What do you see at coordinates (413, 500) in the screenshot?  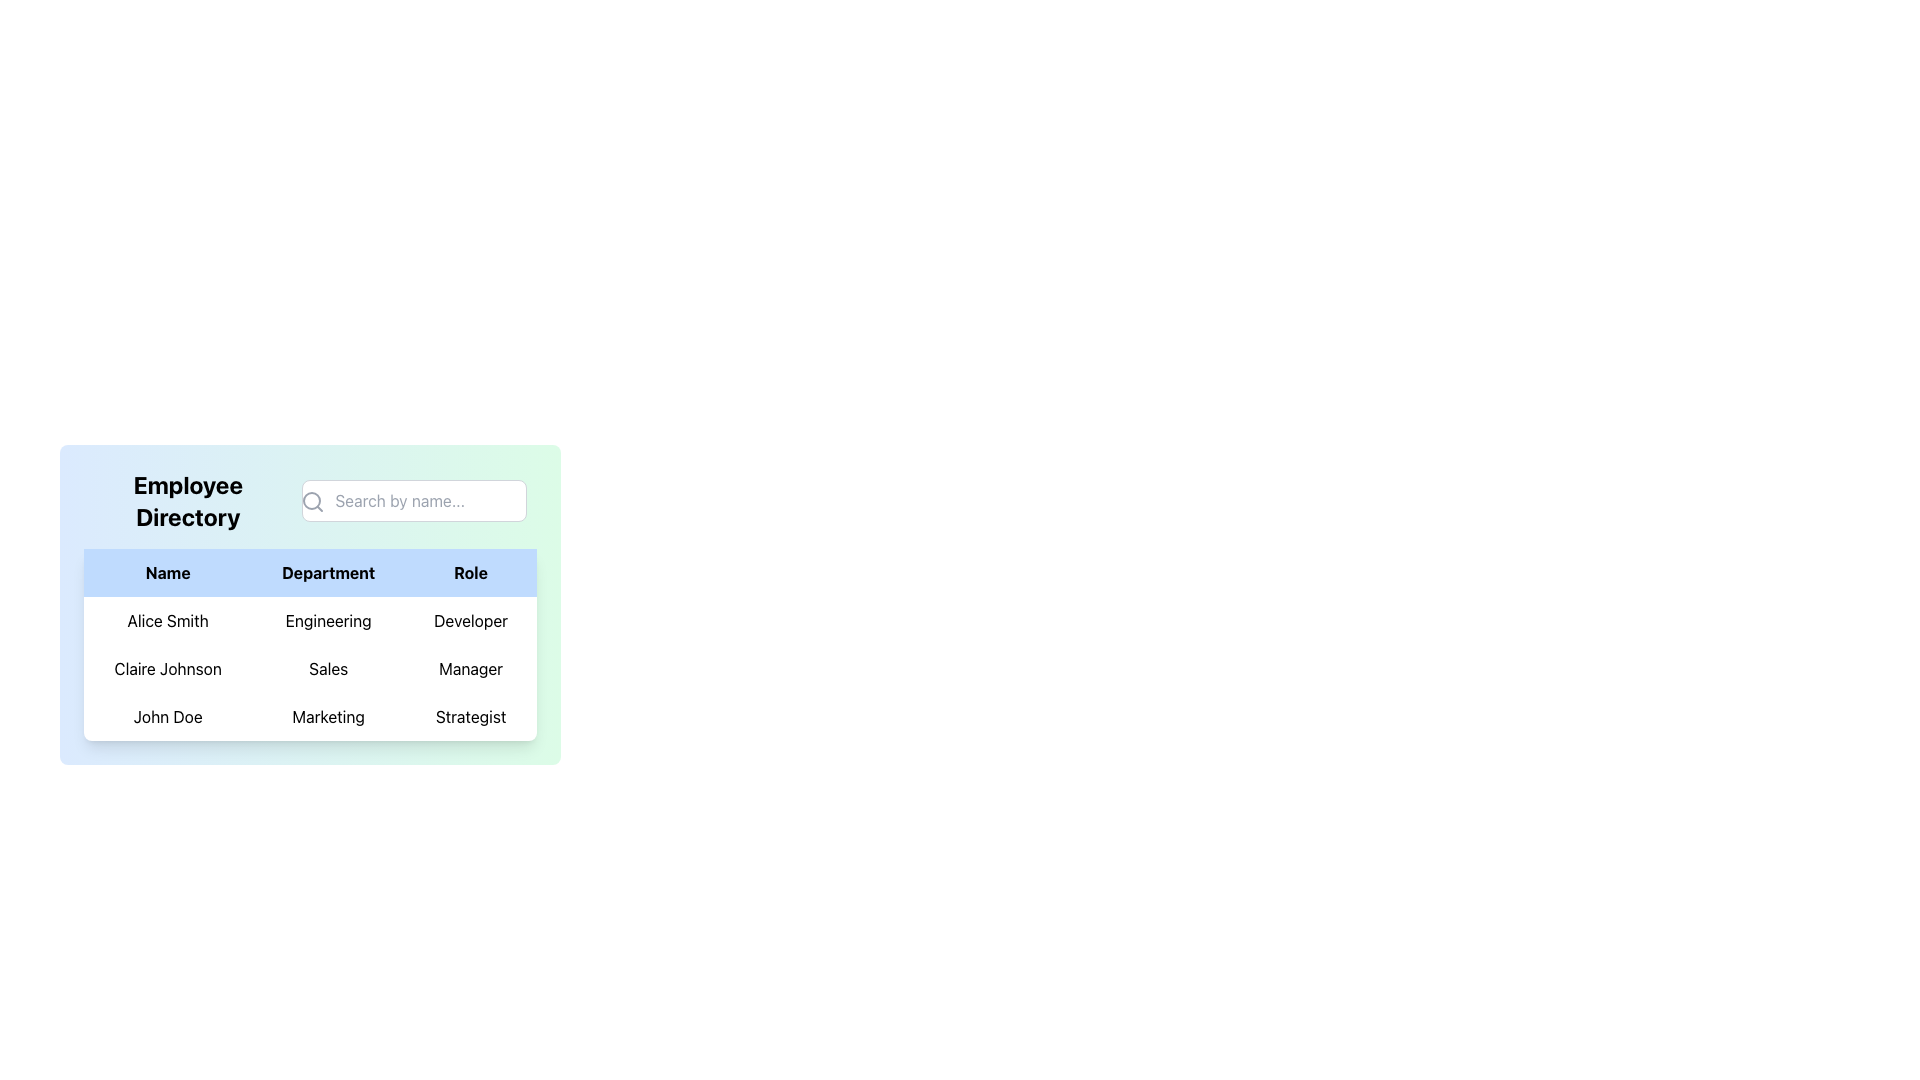 I see `the search input field in the top-right corner of the 'Employee Directory' section to focus it` at bounding box center [413, 500].